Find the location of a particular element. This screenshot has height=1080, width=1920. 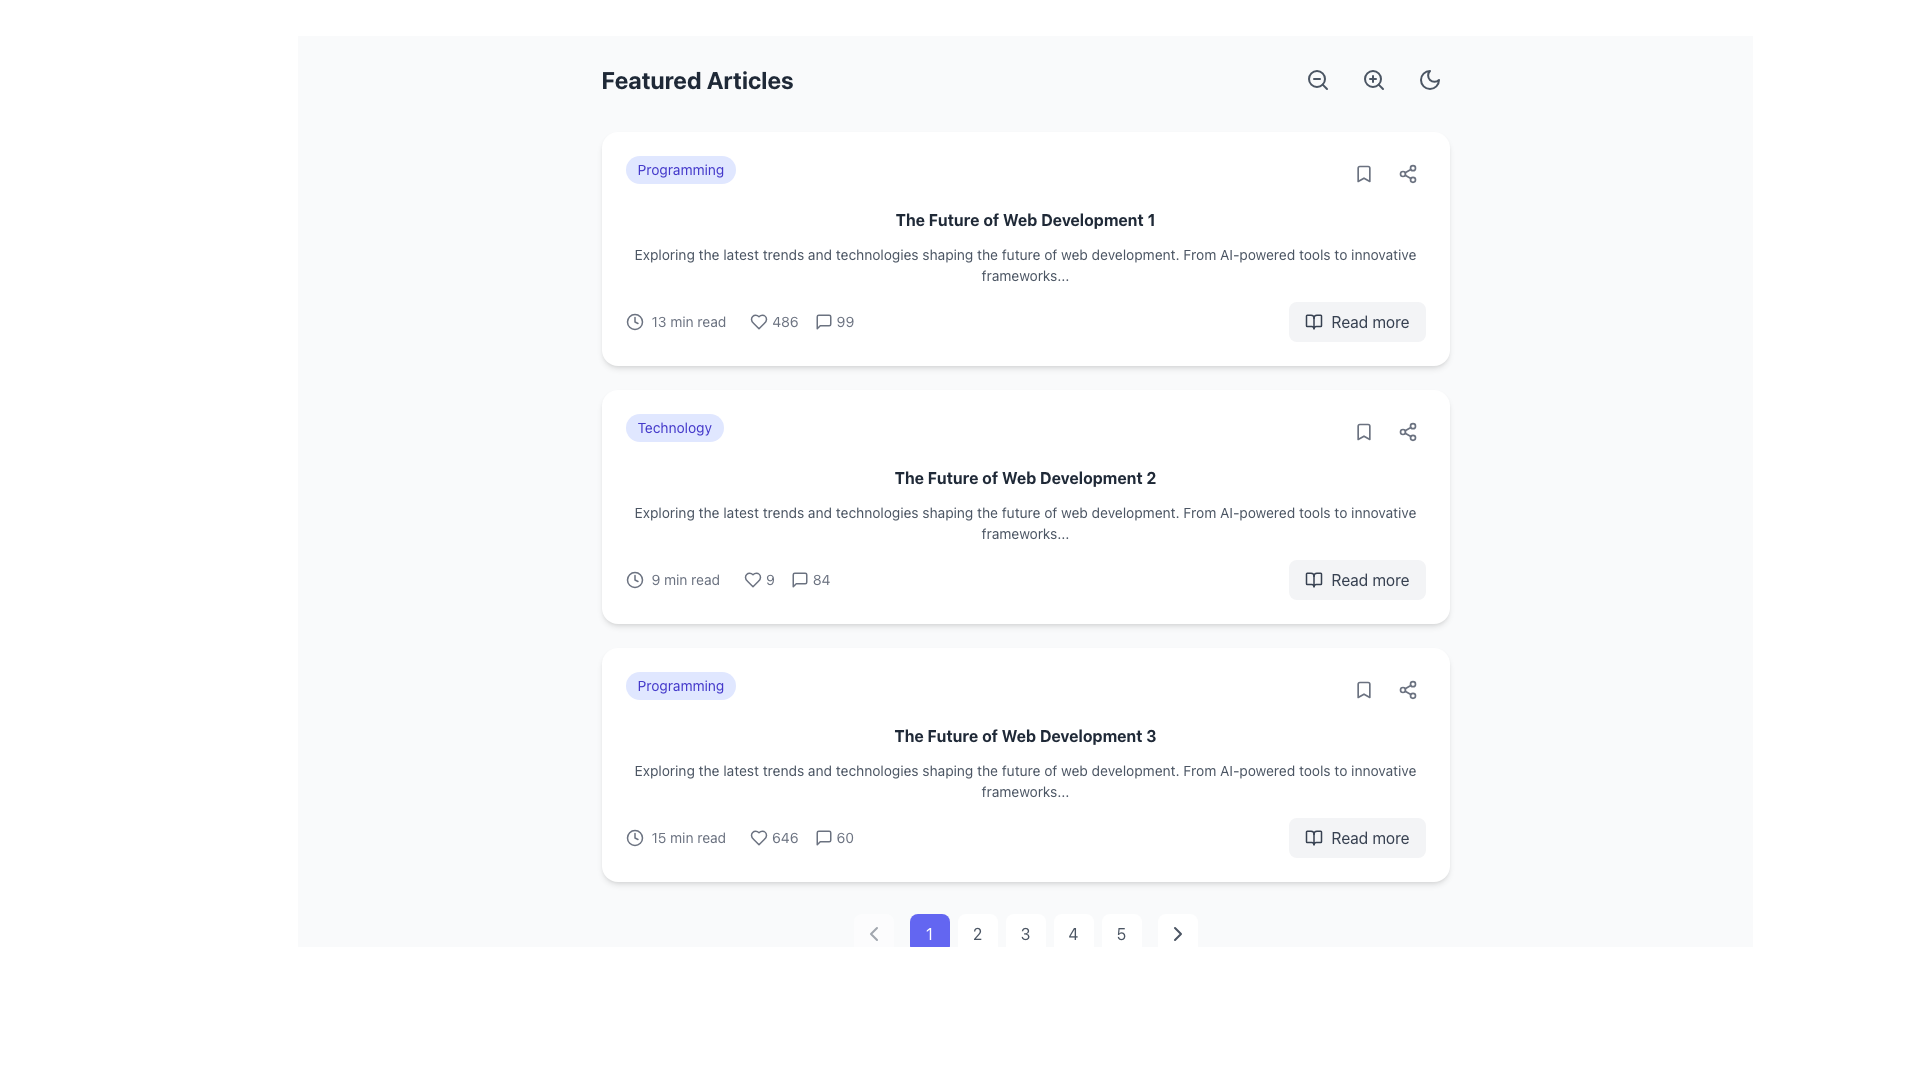

the circular button labeled '5' located at the bottom center of the interface is located at coordinates (1121, 933).